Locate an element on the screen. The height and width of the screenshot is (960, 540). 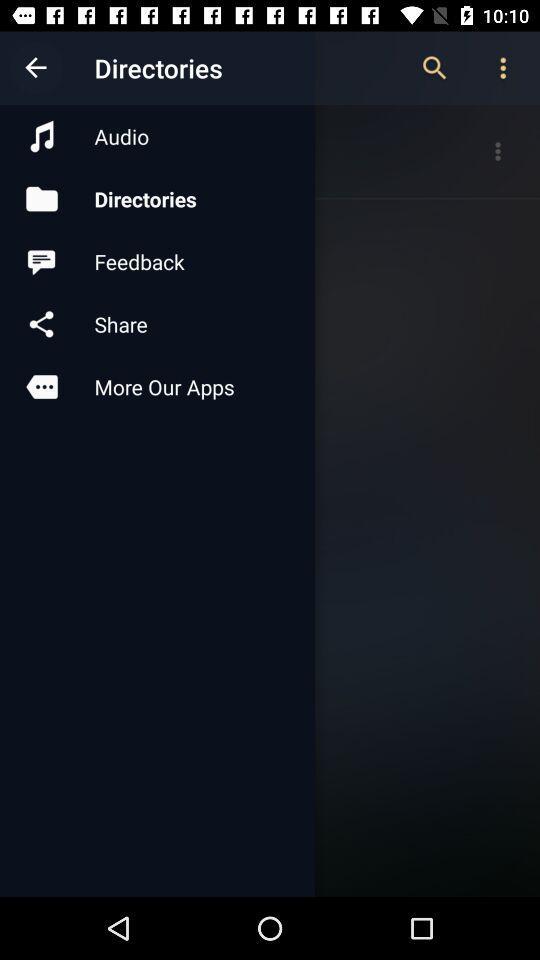
item above the share is located at coordinates (156, 260).